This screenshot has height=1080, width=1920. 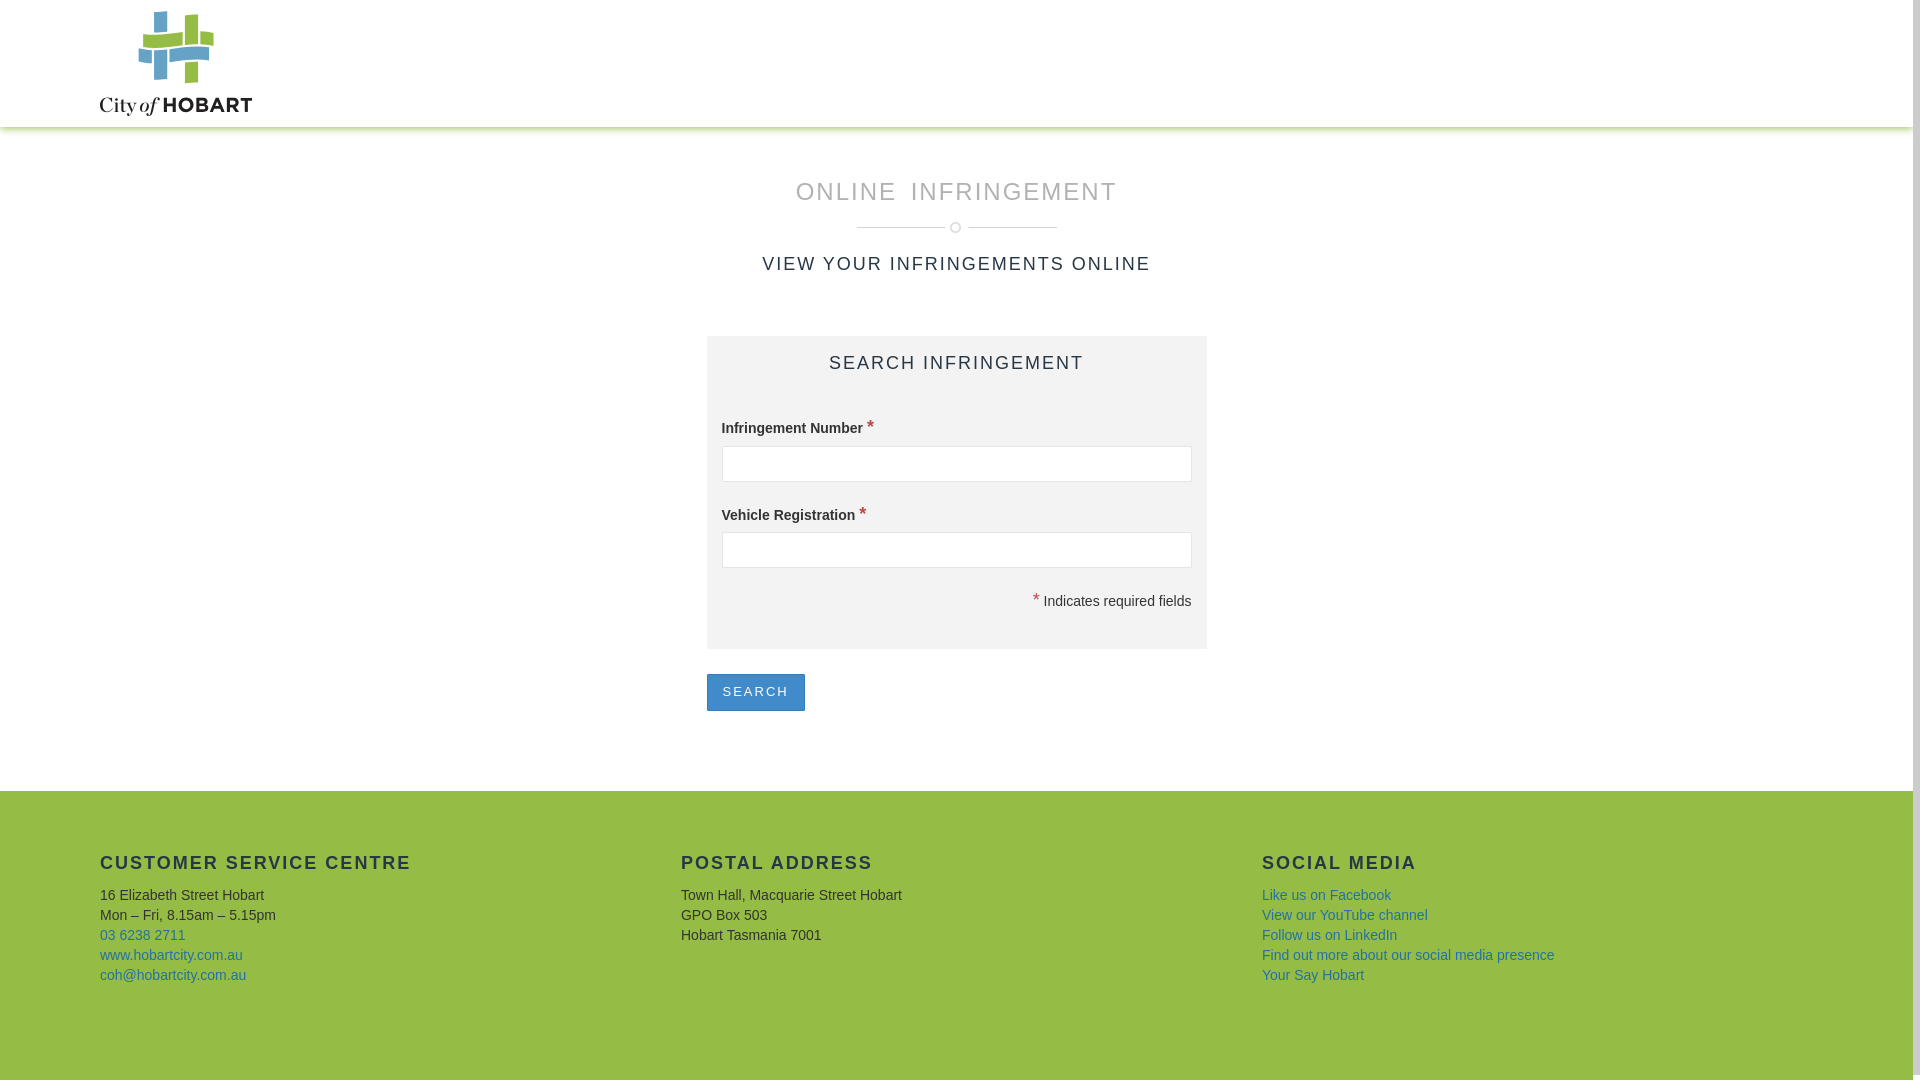 I want to click on 'coh@hobartcity.com.au', so click(x=99, y=974).